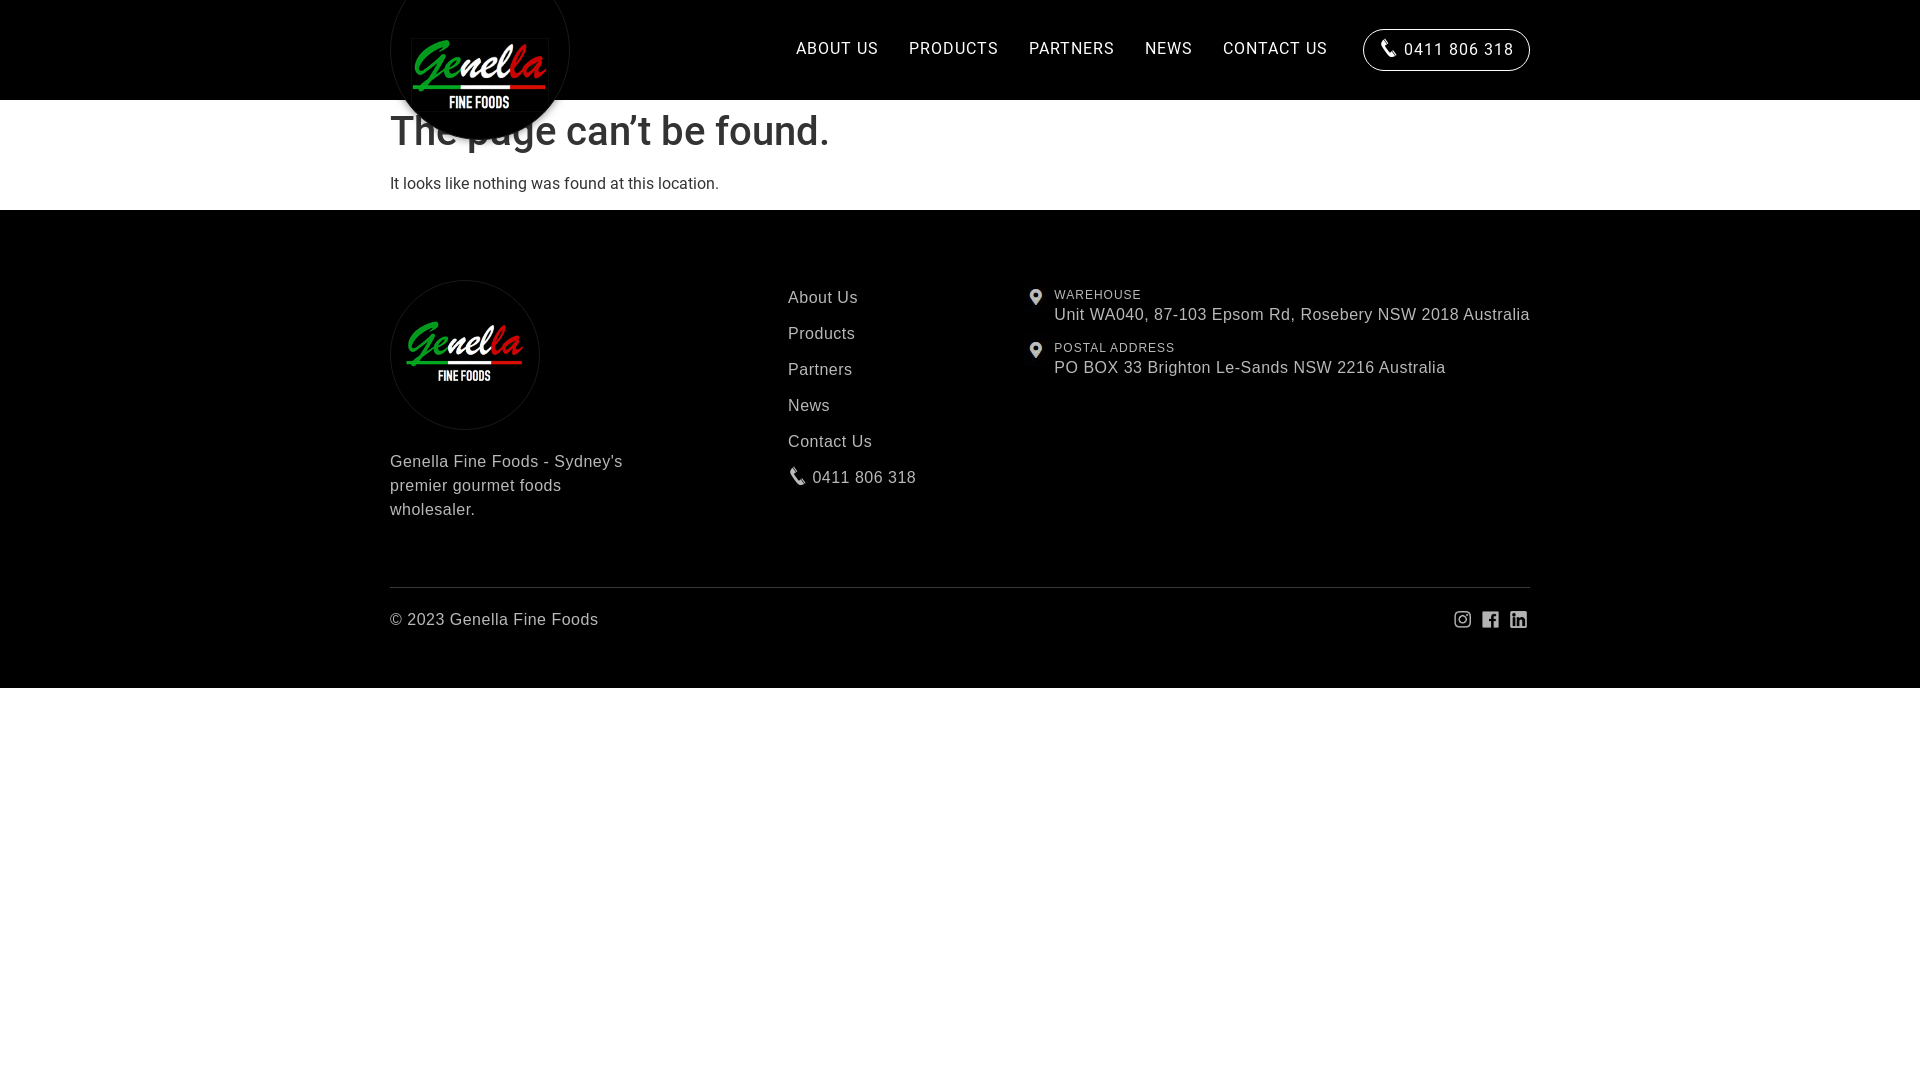 The width and height of the screenshot is (1920, 1080). Describe the element at coordinates (851, 405) in the screenshot. I see `'News'` at that location.